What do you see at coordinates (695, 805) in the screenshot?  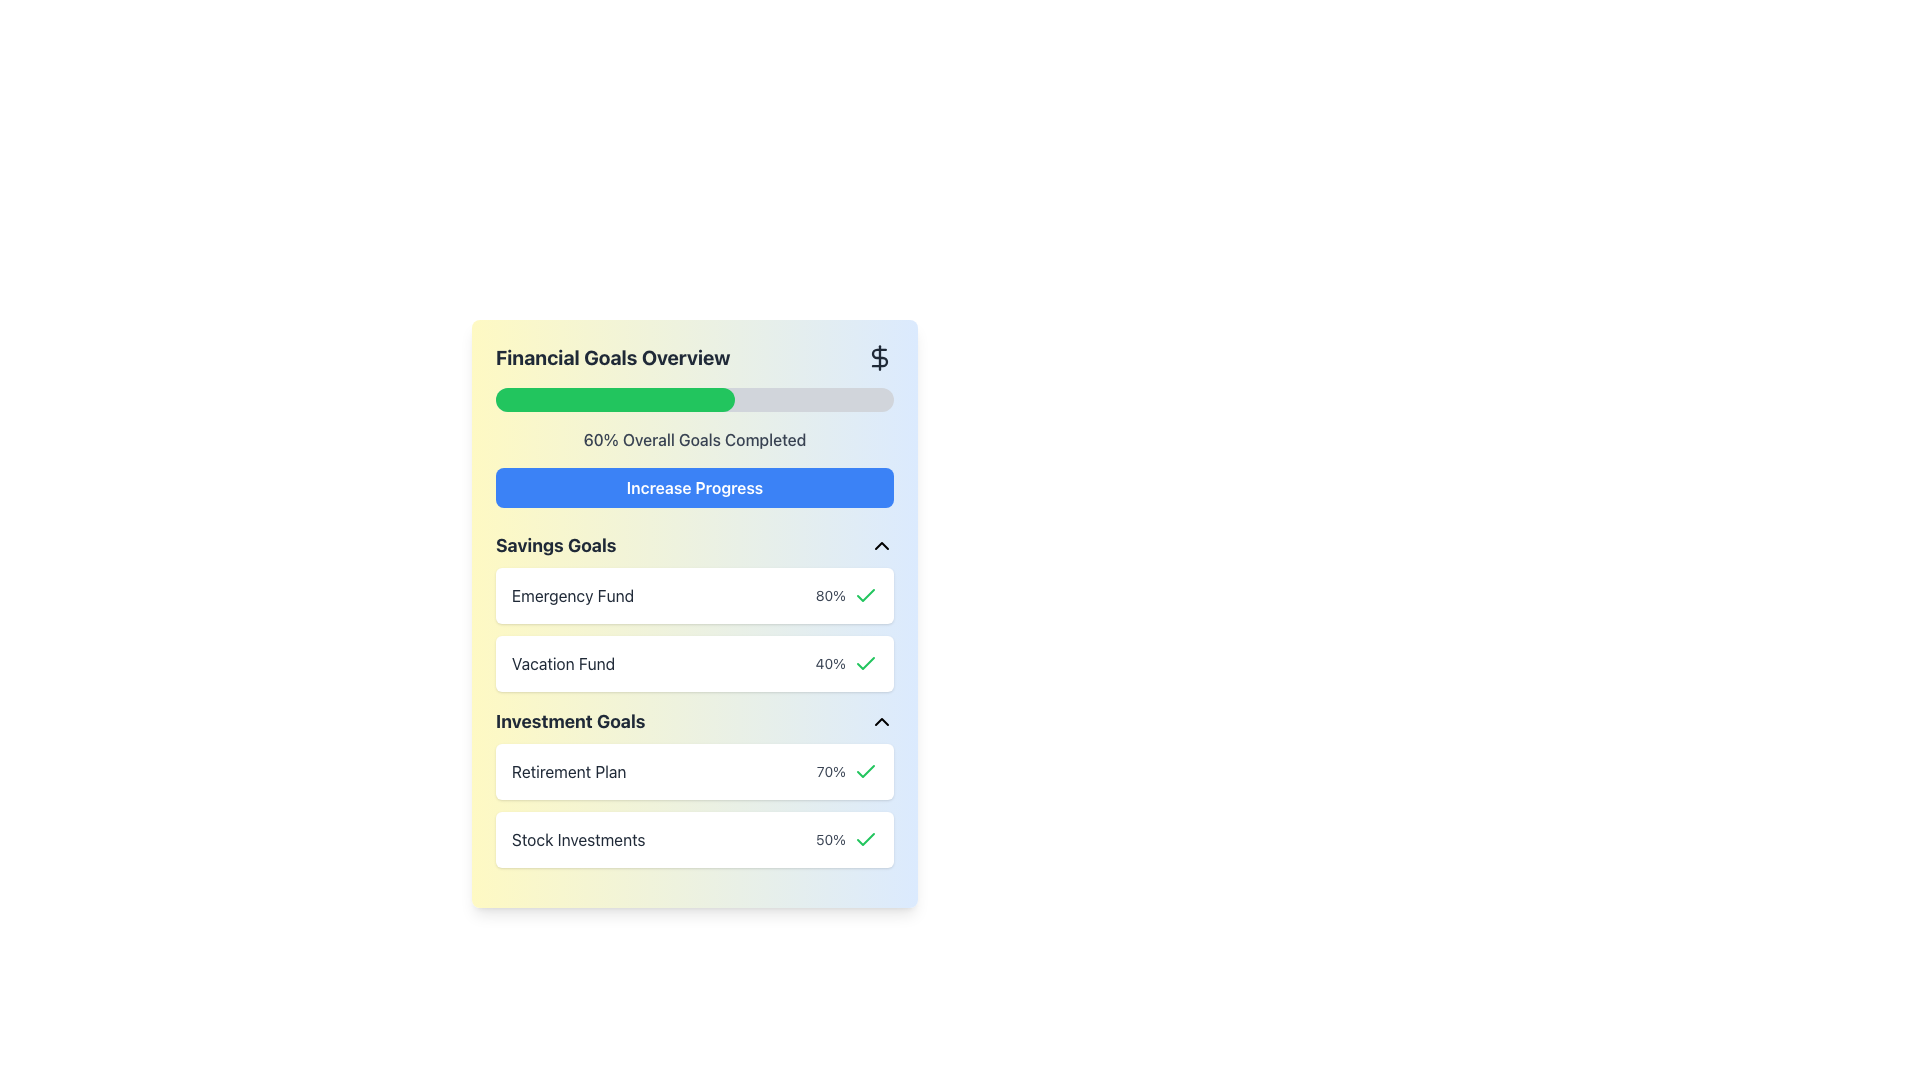 I see `the List Item Group element that displays progress towards investment goals, located under the 'Investment Goals' header` at bounding box center [695, 805].